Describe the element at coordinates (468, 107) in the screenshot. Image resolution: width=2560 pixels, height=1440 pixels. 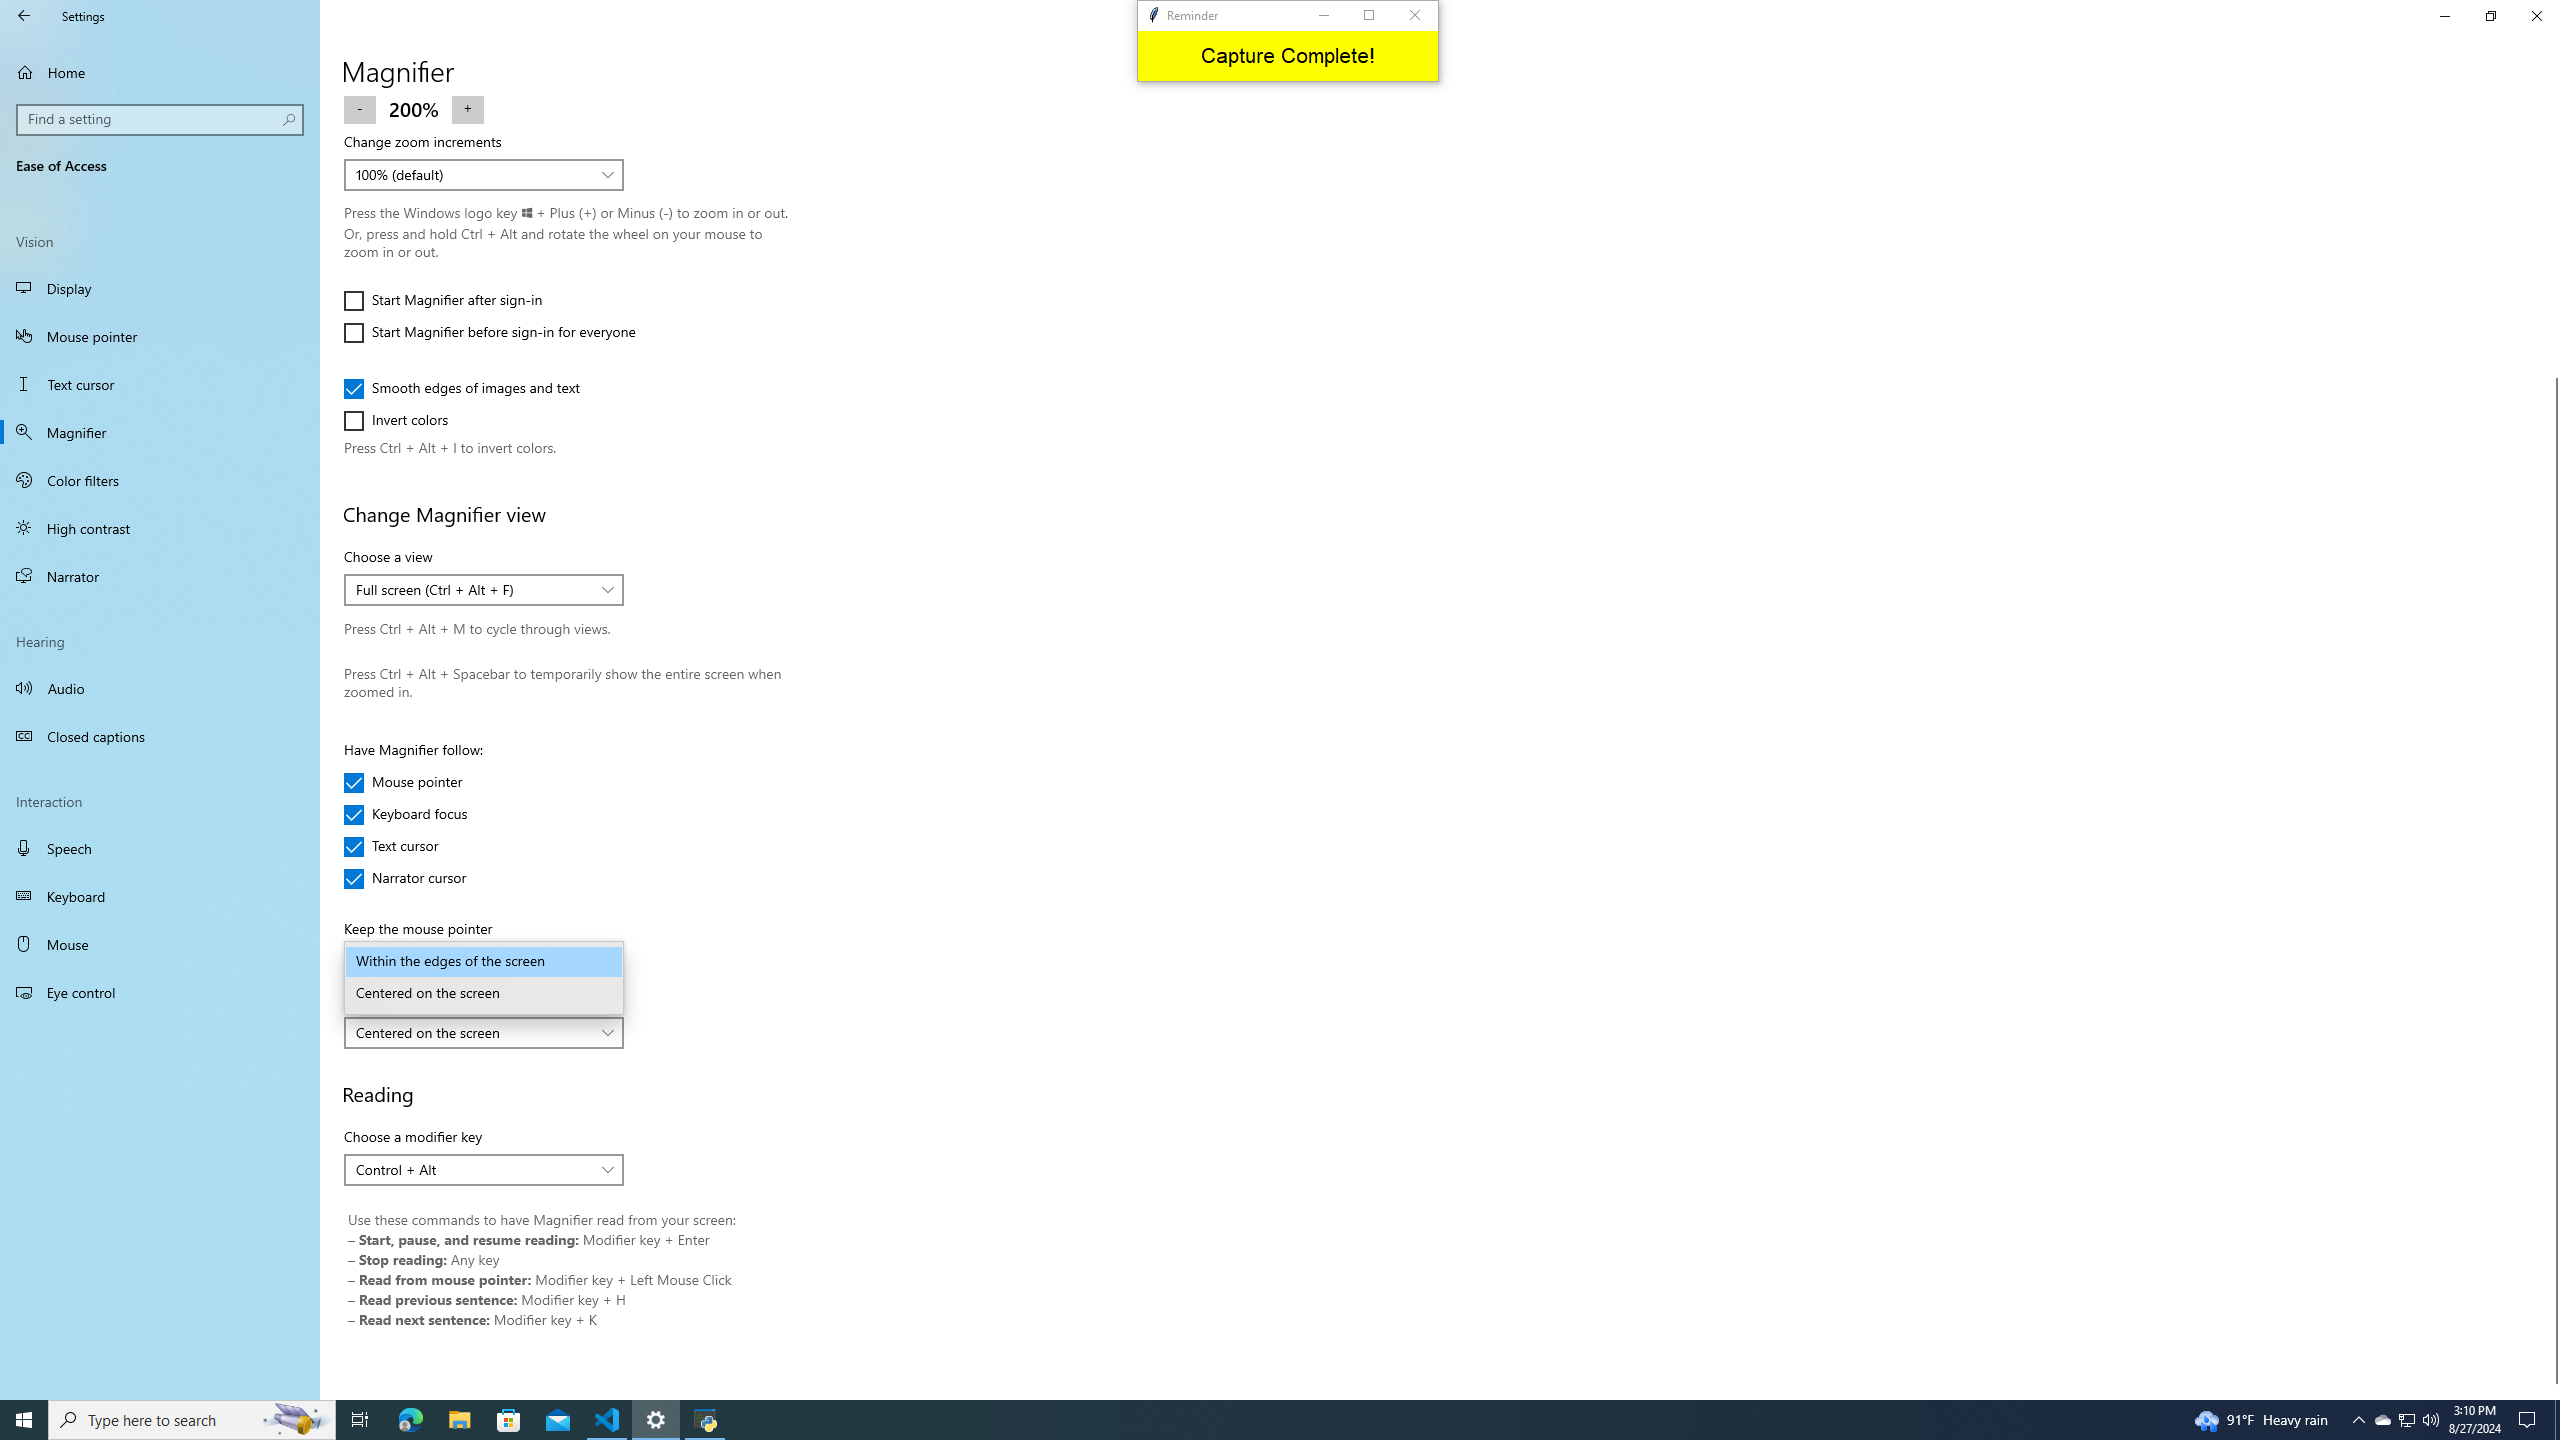
I see `'Zoom in'` at that location.